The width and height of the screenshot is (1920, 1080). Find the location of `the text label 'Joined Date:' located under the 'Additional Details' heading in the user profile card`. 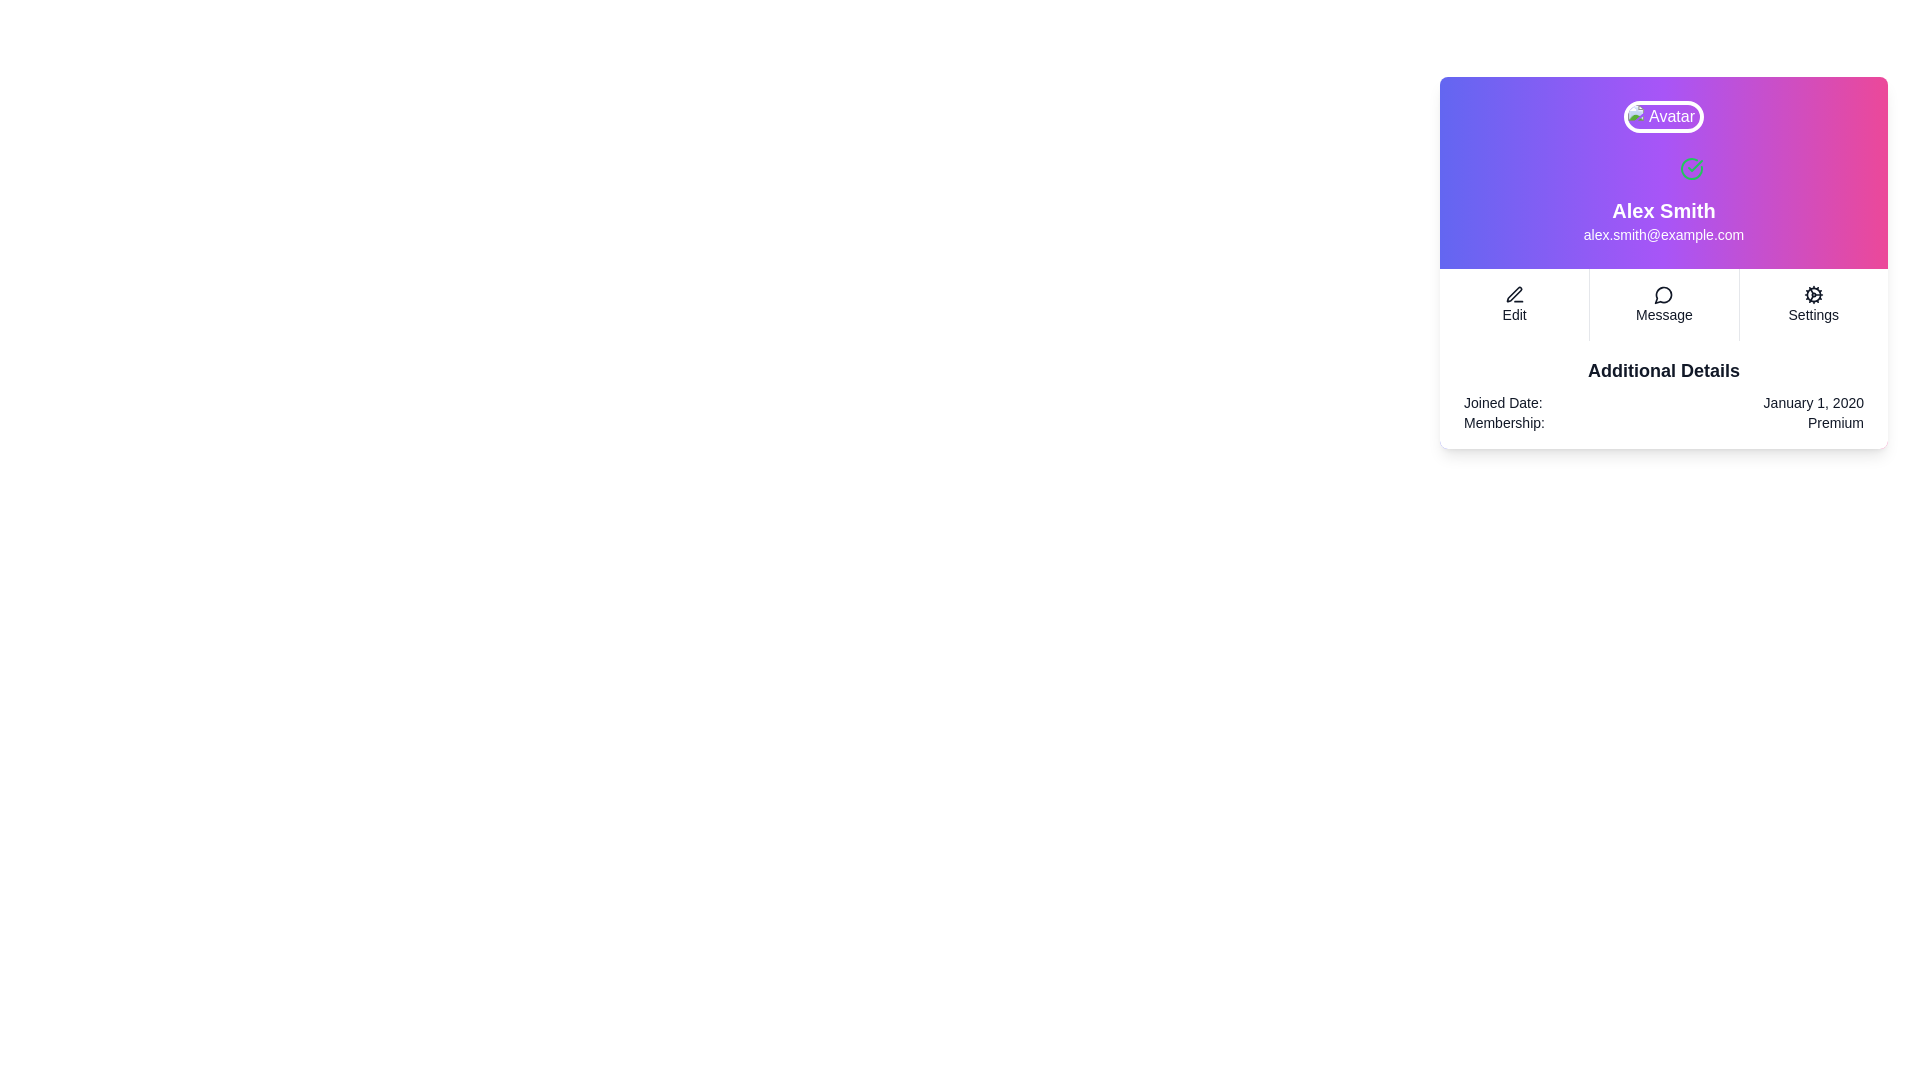

the text label 'Joined Date:' located under the 'Additional Details' heading in the user profile card is located at coordinates (1503, 402).